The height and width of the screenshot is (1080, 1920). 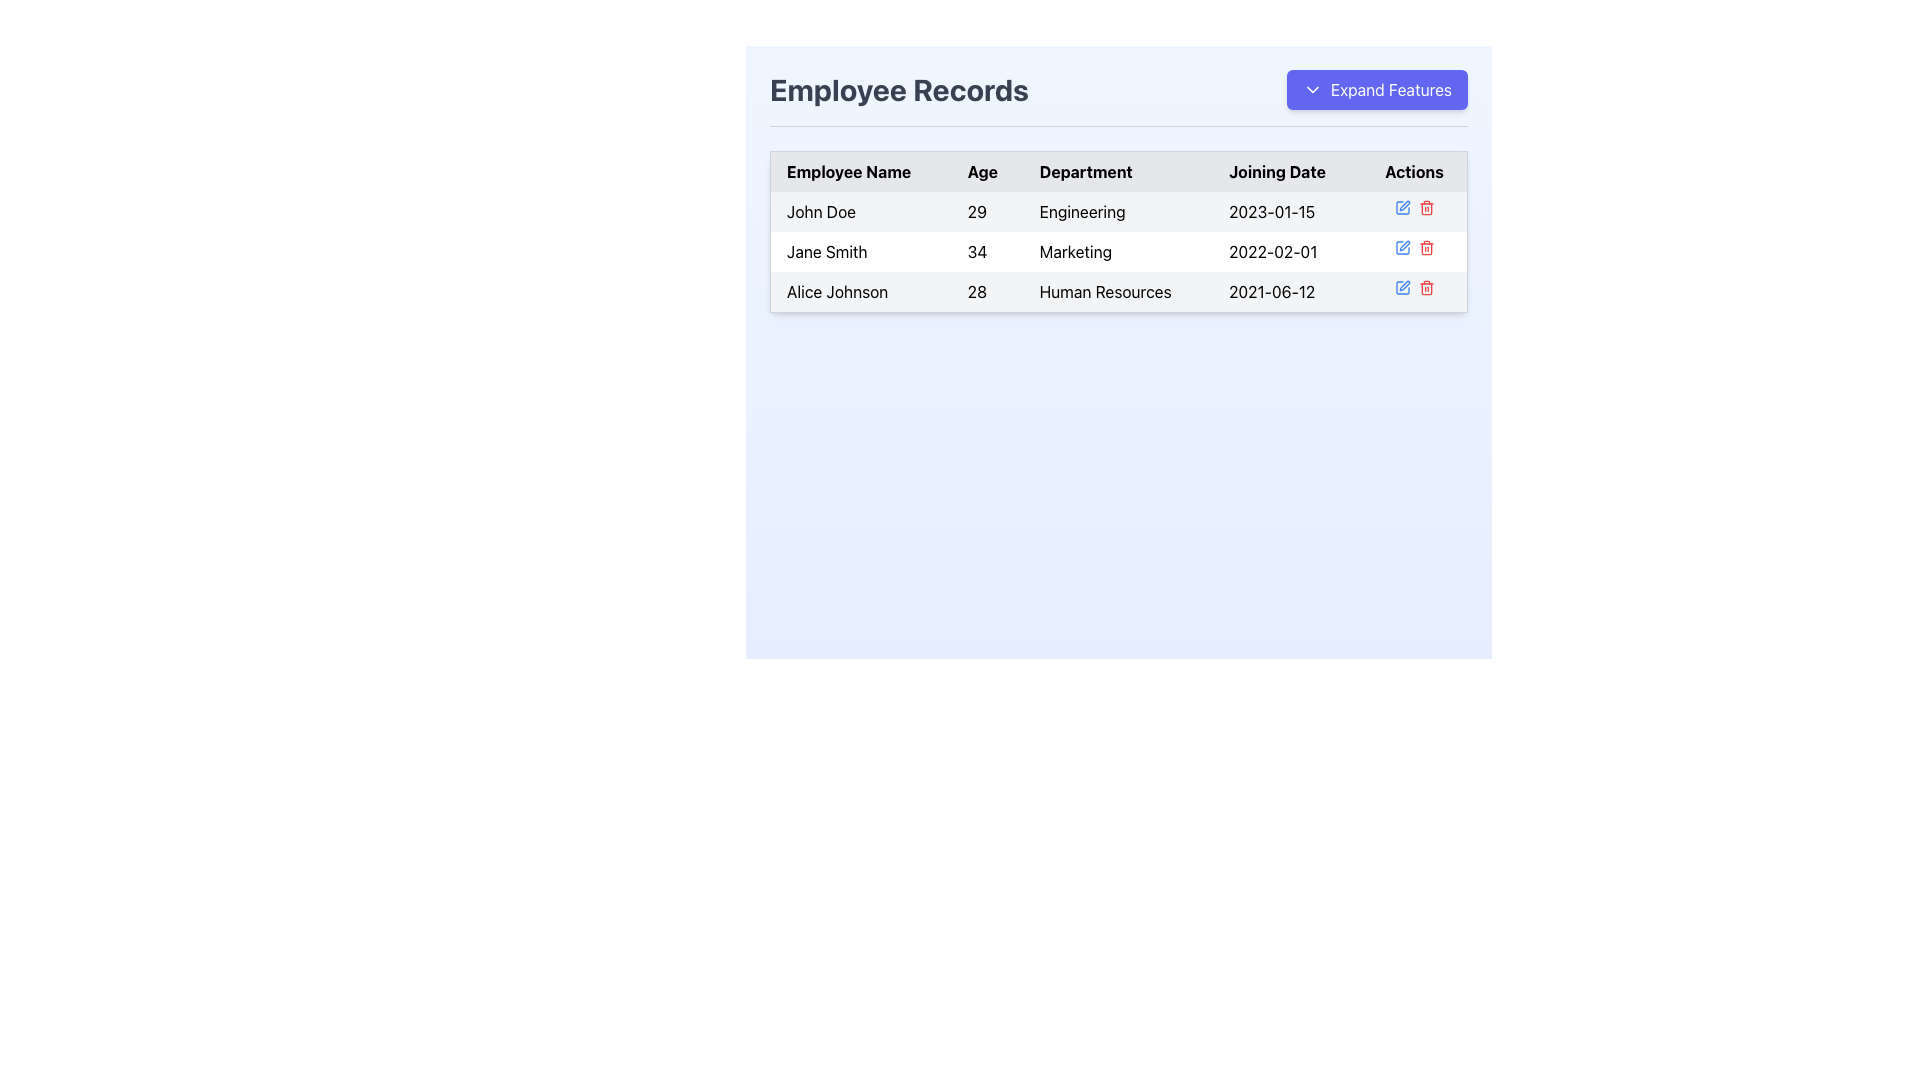 I want to click on the blue edit icon in the Actions column of the row for John Doe, so click(x=1413, y=208).